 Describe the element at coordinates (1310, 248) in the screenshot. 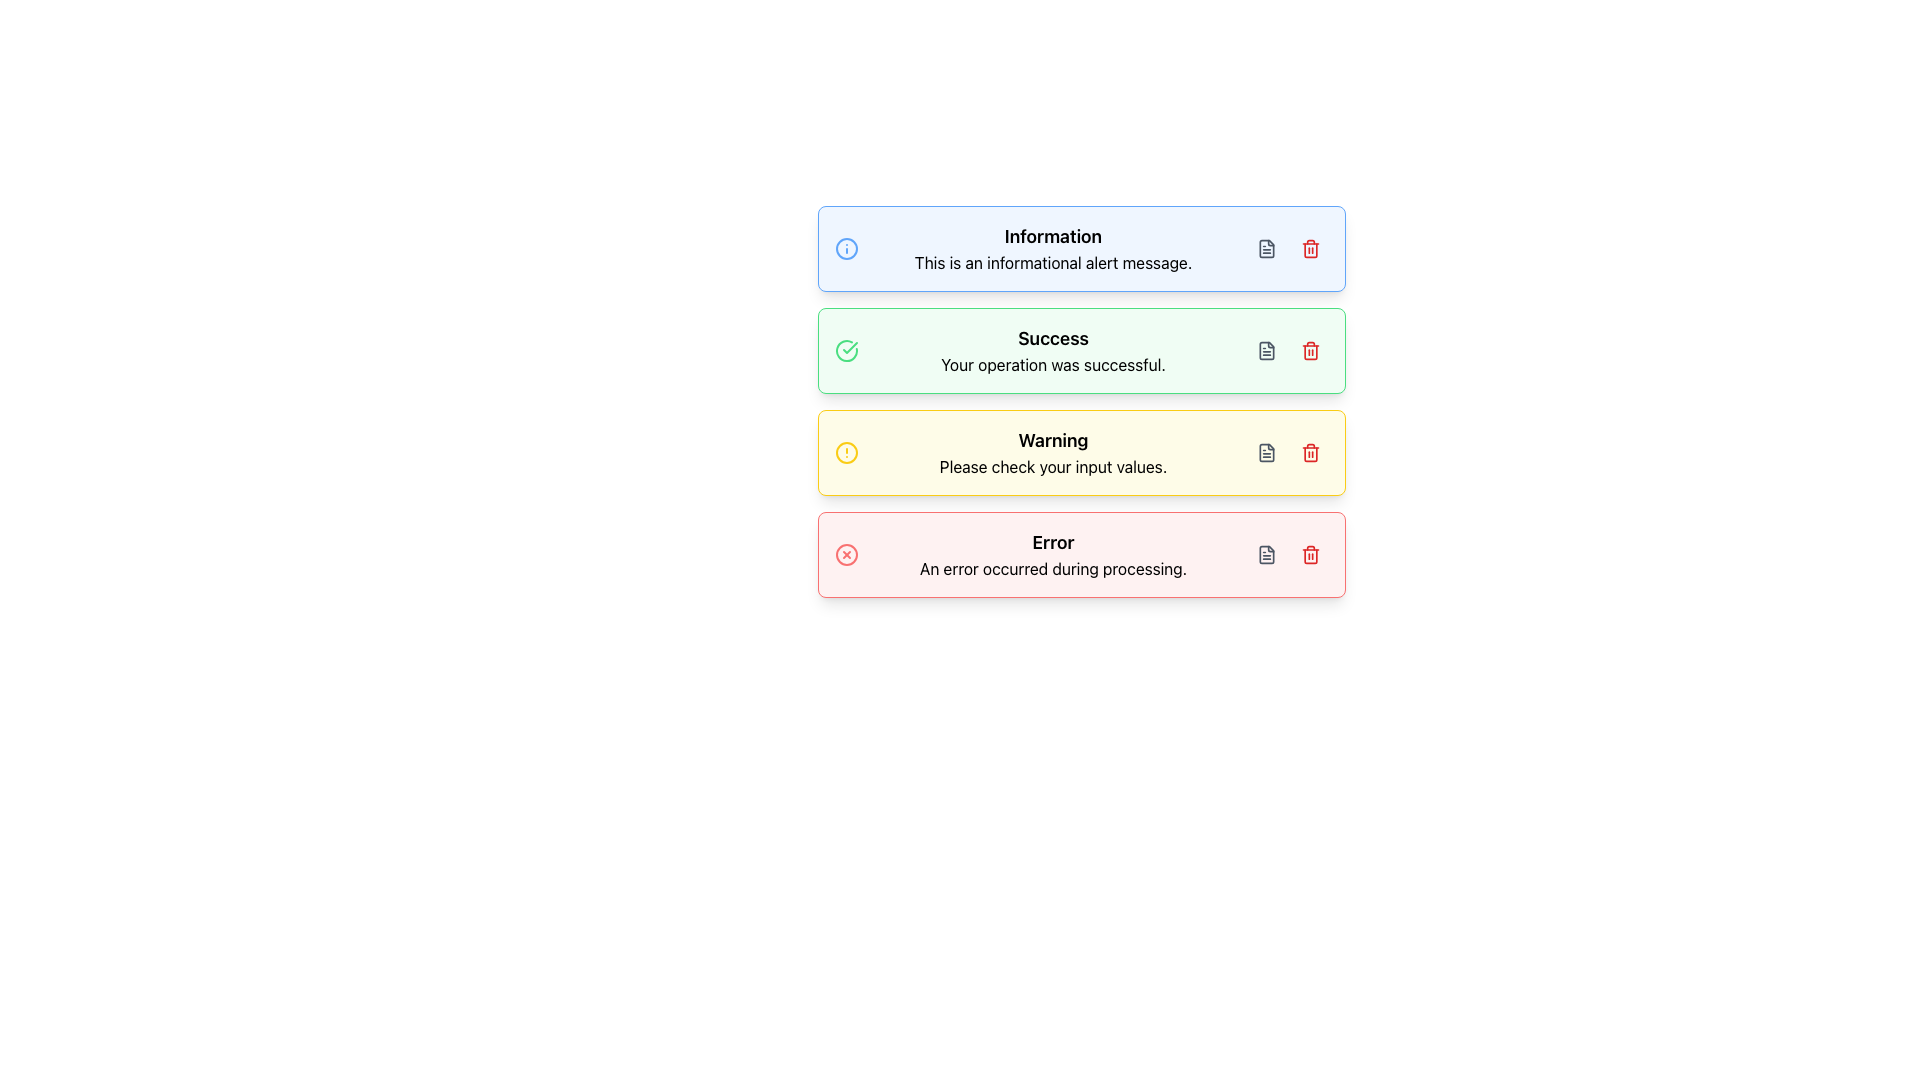

I see `the small red-colored trash bin icon button located on the right side of the blue 'Information' alert box` at that location.